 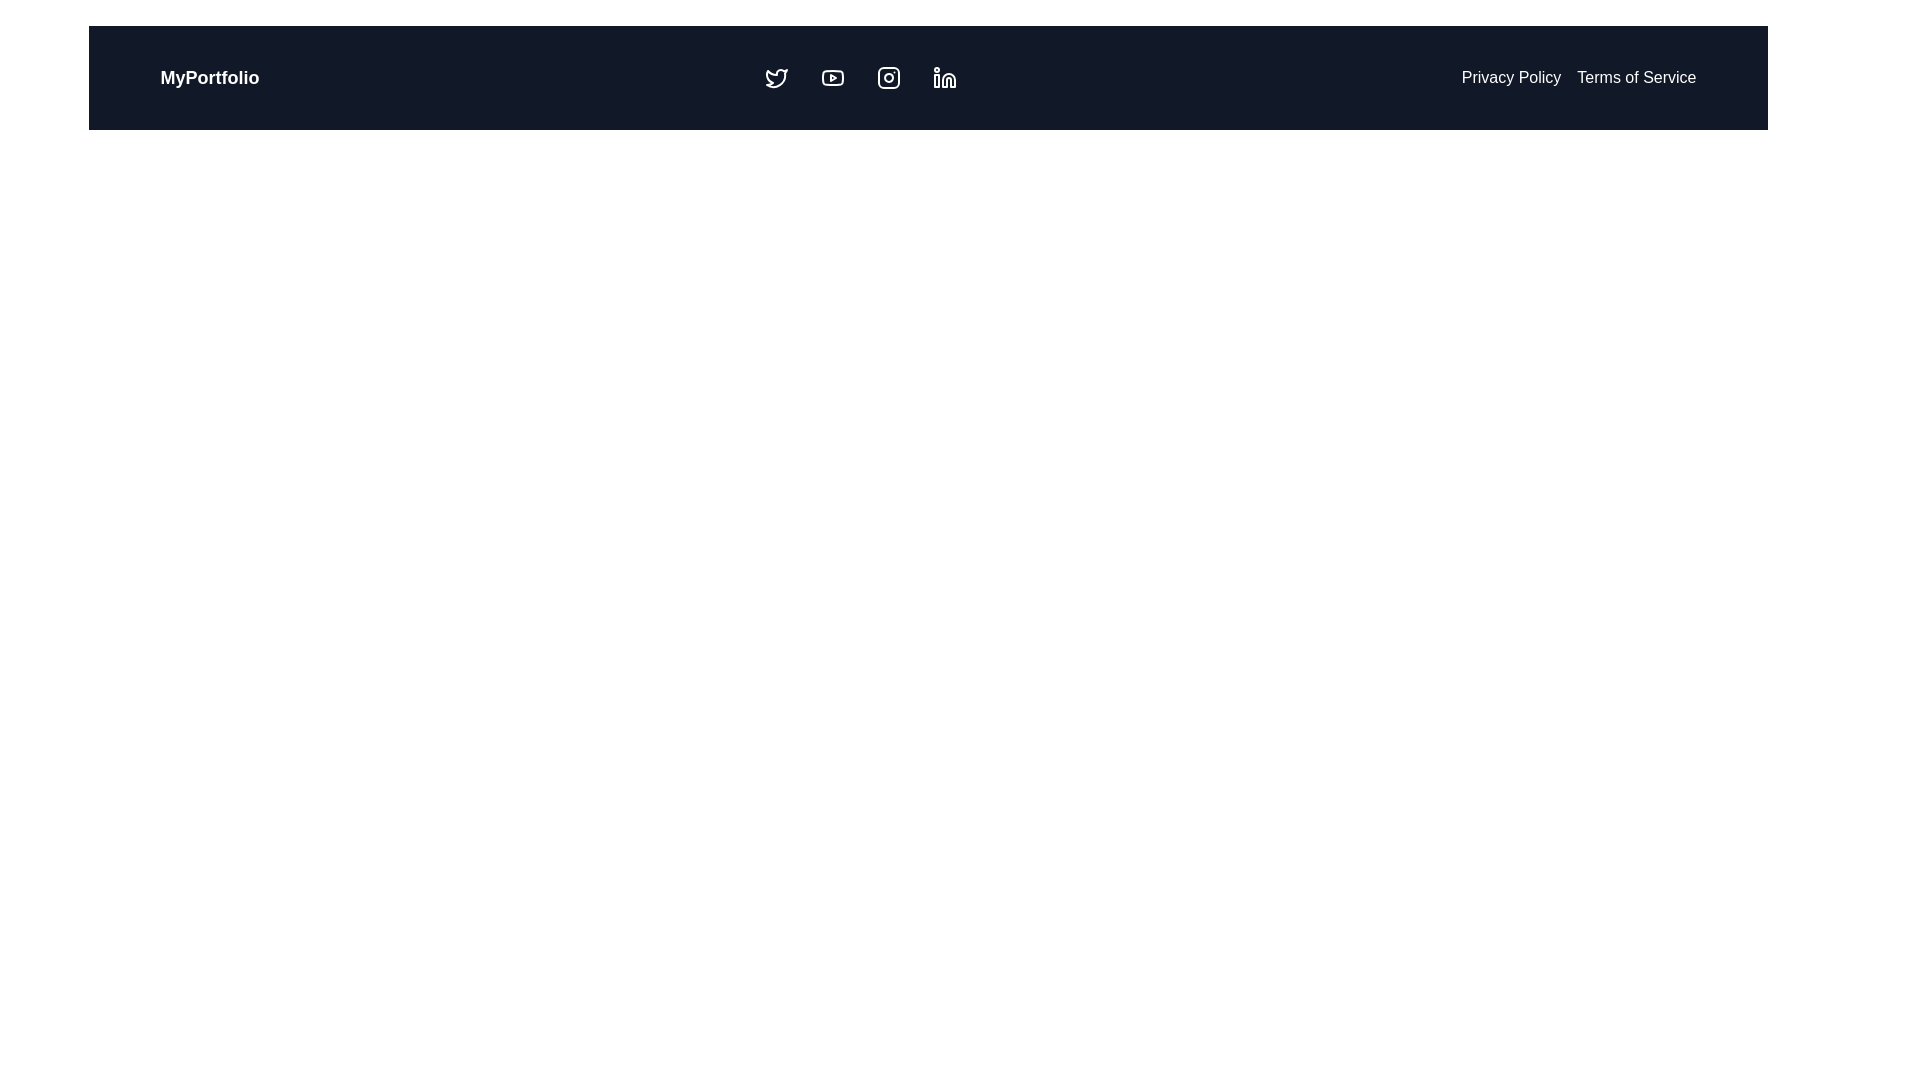 What do you see at coordinates (887, 76) in the screenshot?
I see `the Instagram button located at the top center of the interface, positioned between the YouTube and LinkedIn buttons` at bounding box center [887, 76].